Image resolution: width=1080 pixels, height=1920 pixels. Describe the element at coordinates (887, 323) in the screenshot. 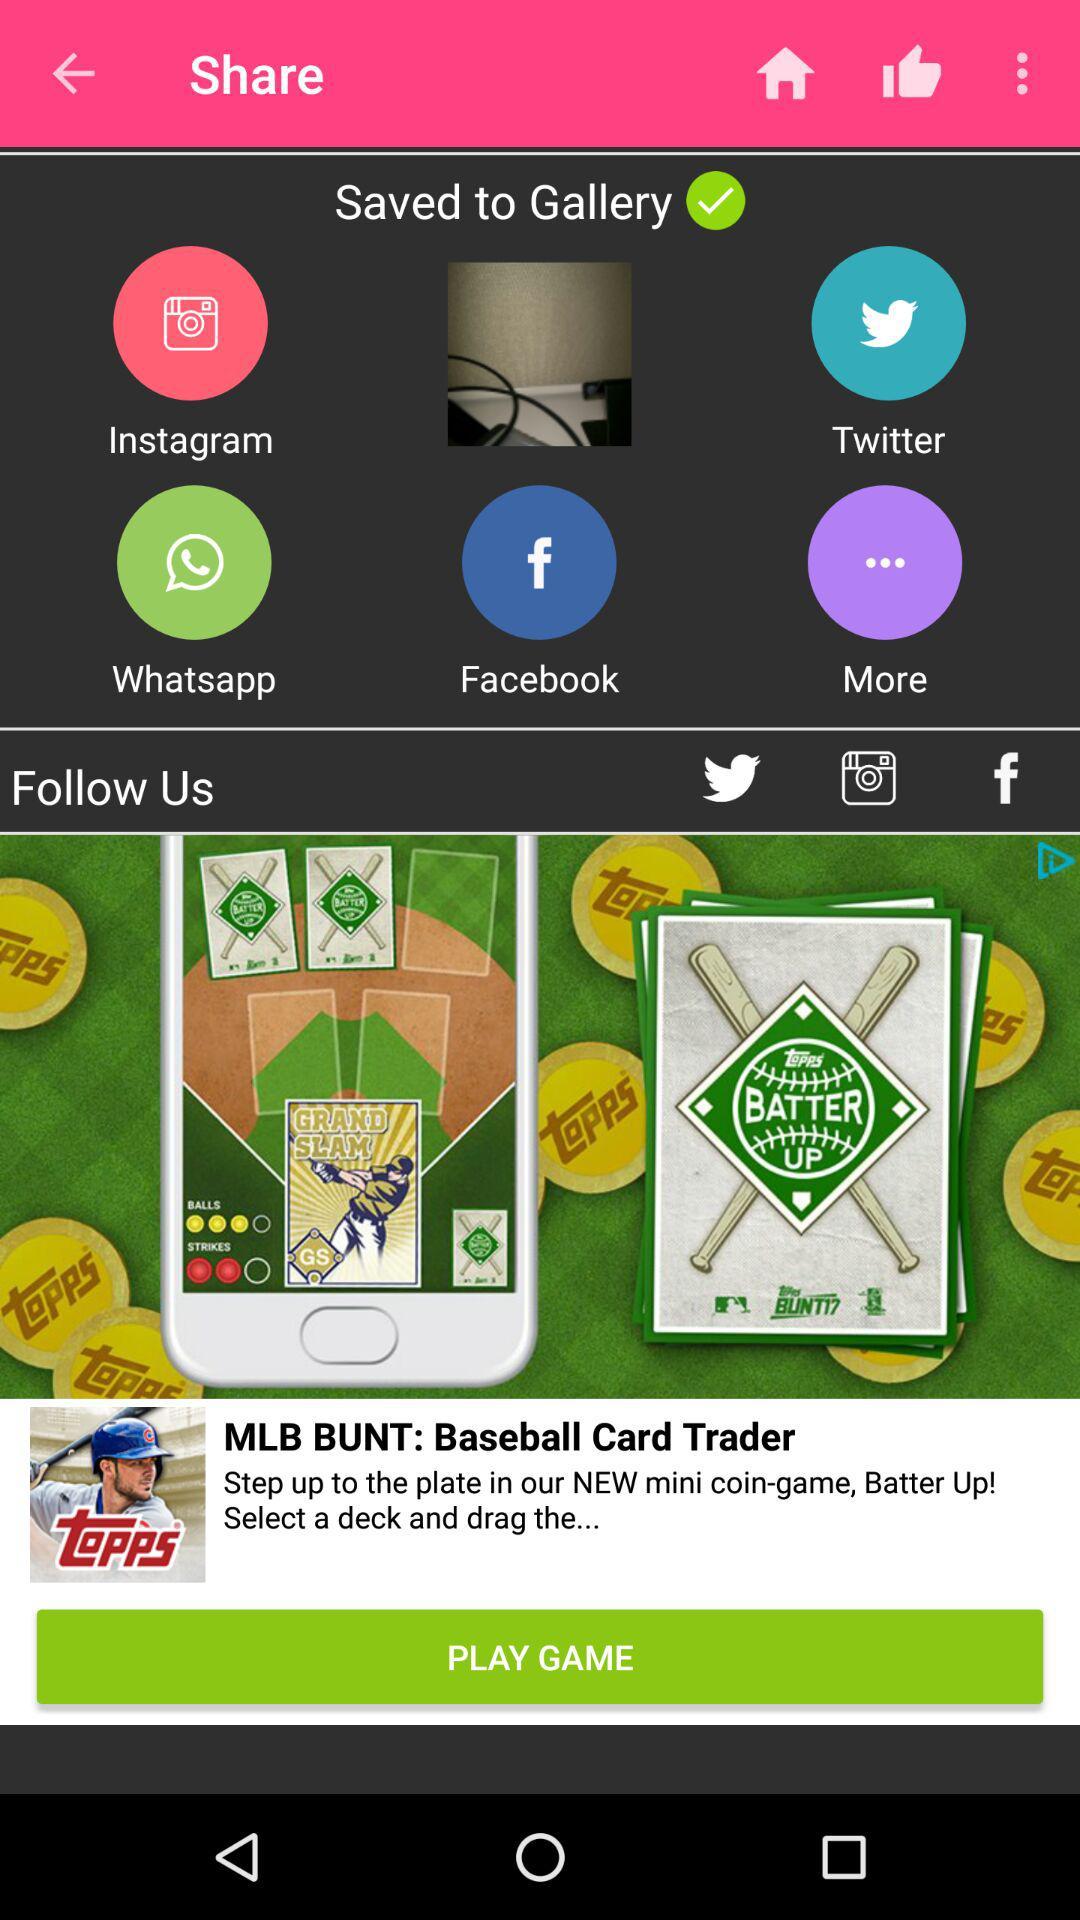

I see `twitter` at that location.